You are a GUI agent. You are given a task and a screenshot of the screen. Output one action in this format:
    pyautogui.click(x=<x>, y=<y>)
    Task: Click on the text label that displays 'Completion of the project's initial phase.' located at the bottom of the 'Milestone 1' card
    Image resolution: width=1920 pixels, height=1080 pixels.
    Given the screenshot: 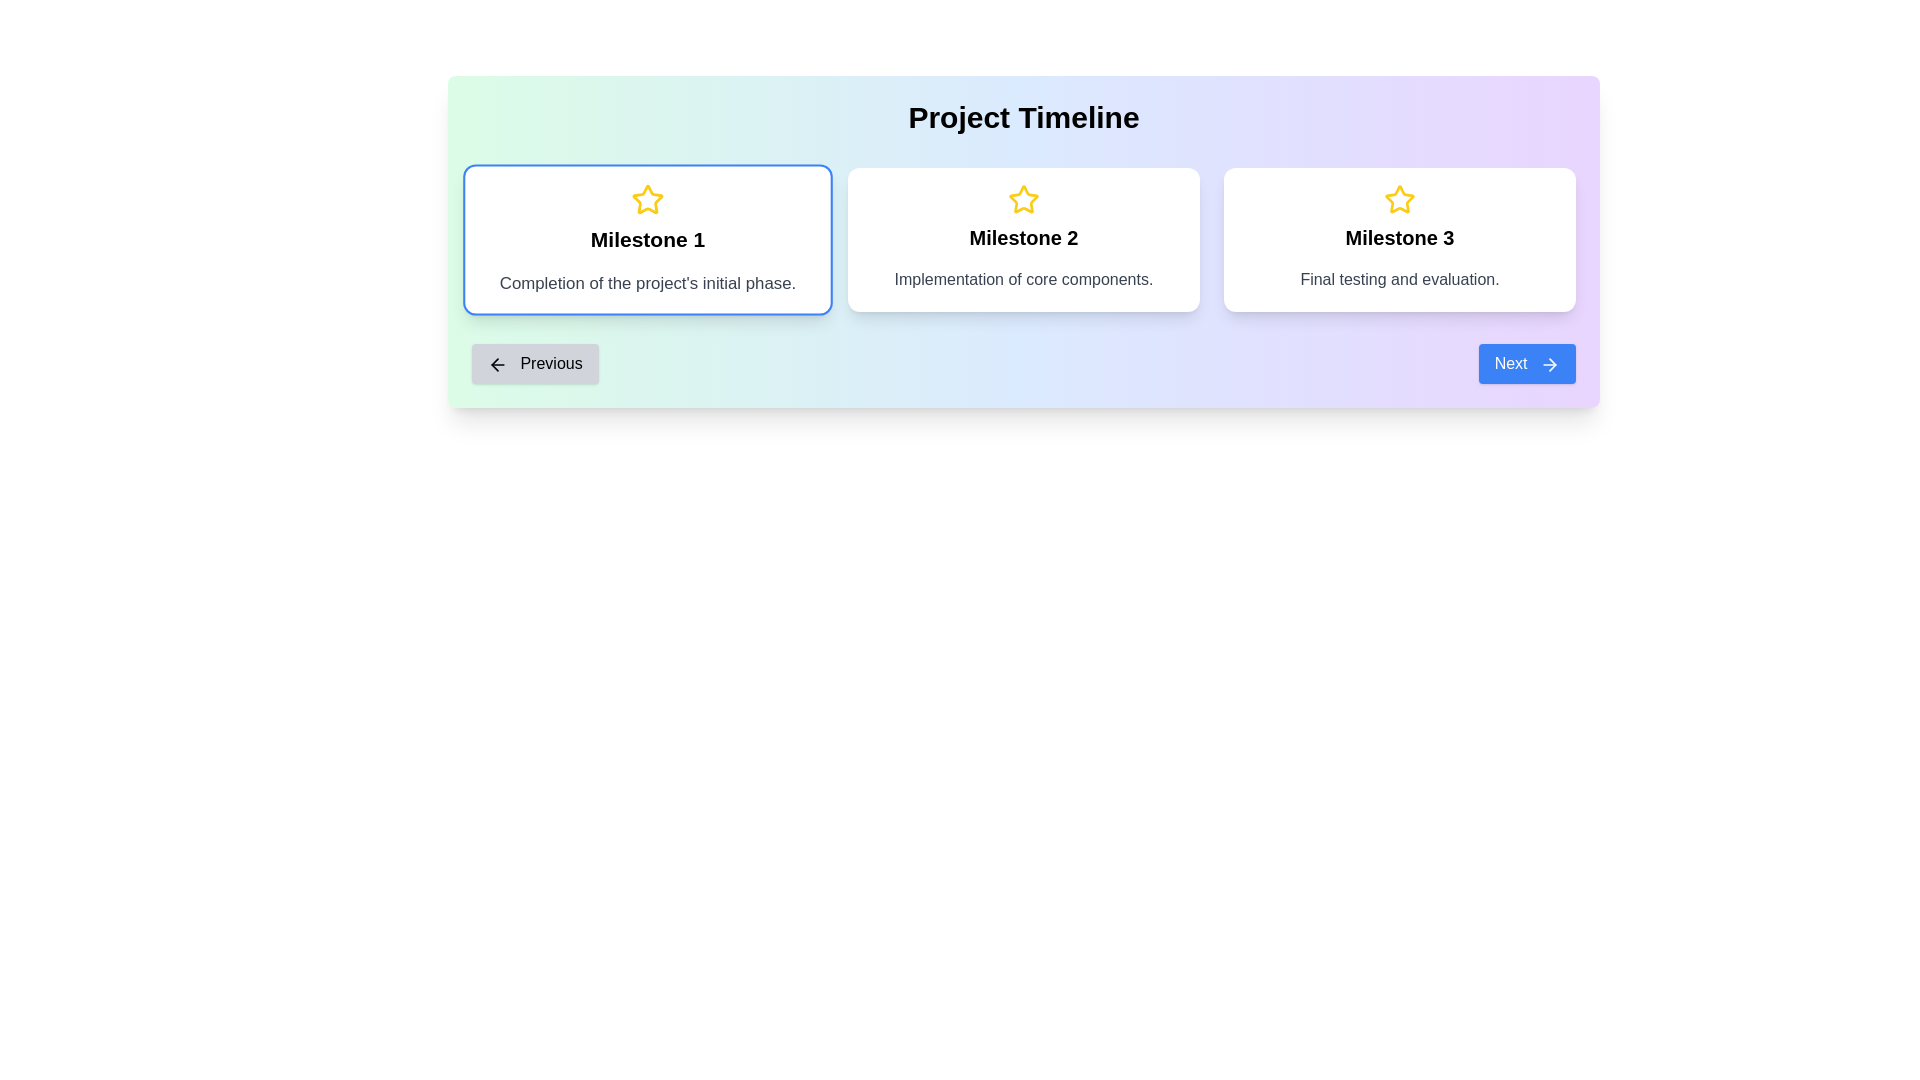 What is the action you would take?
    pyautogui.click(x=648, y=284)
    